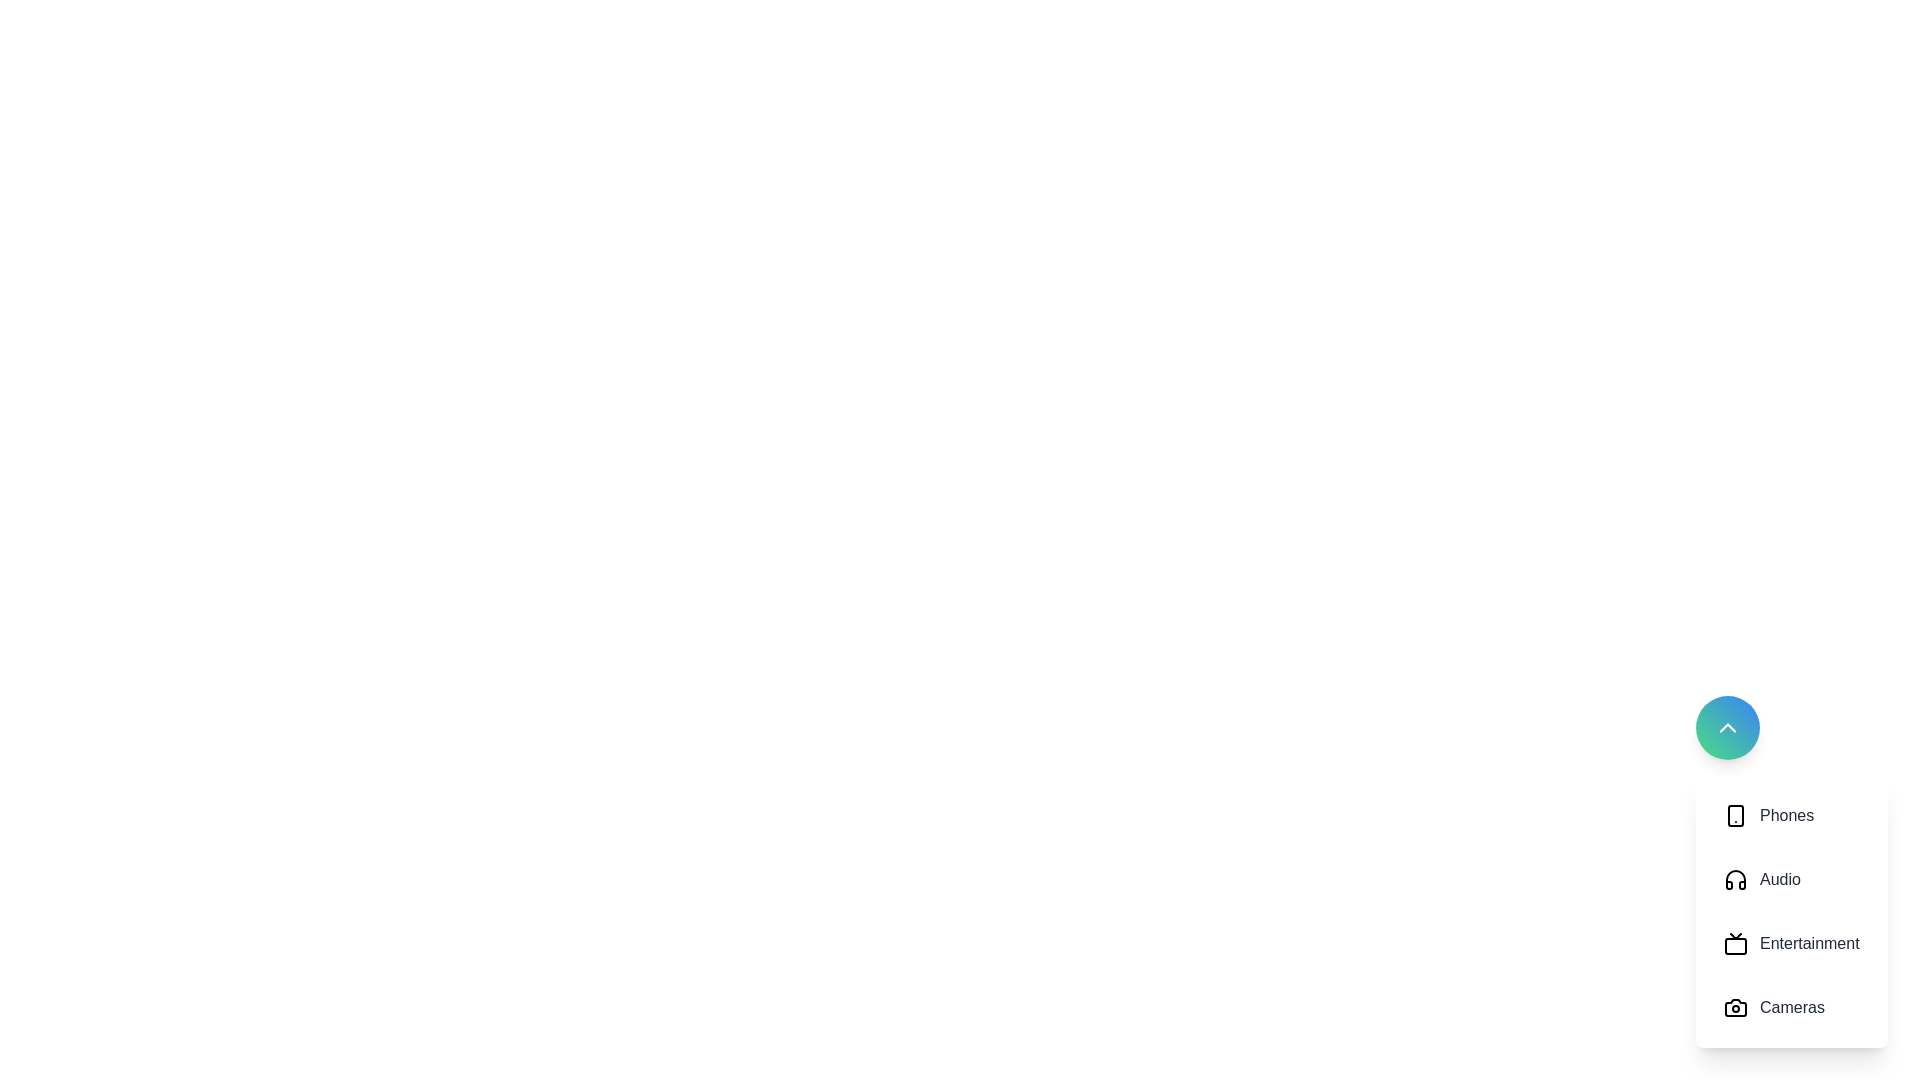 Image resolution: width=1920 pixels, height=1080 pixels. I want to click on the category button labeled 'Entertainment' to observe any visual changes or tooltips, so click(1791, 944).